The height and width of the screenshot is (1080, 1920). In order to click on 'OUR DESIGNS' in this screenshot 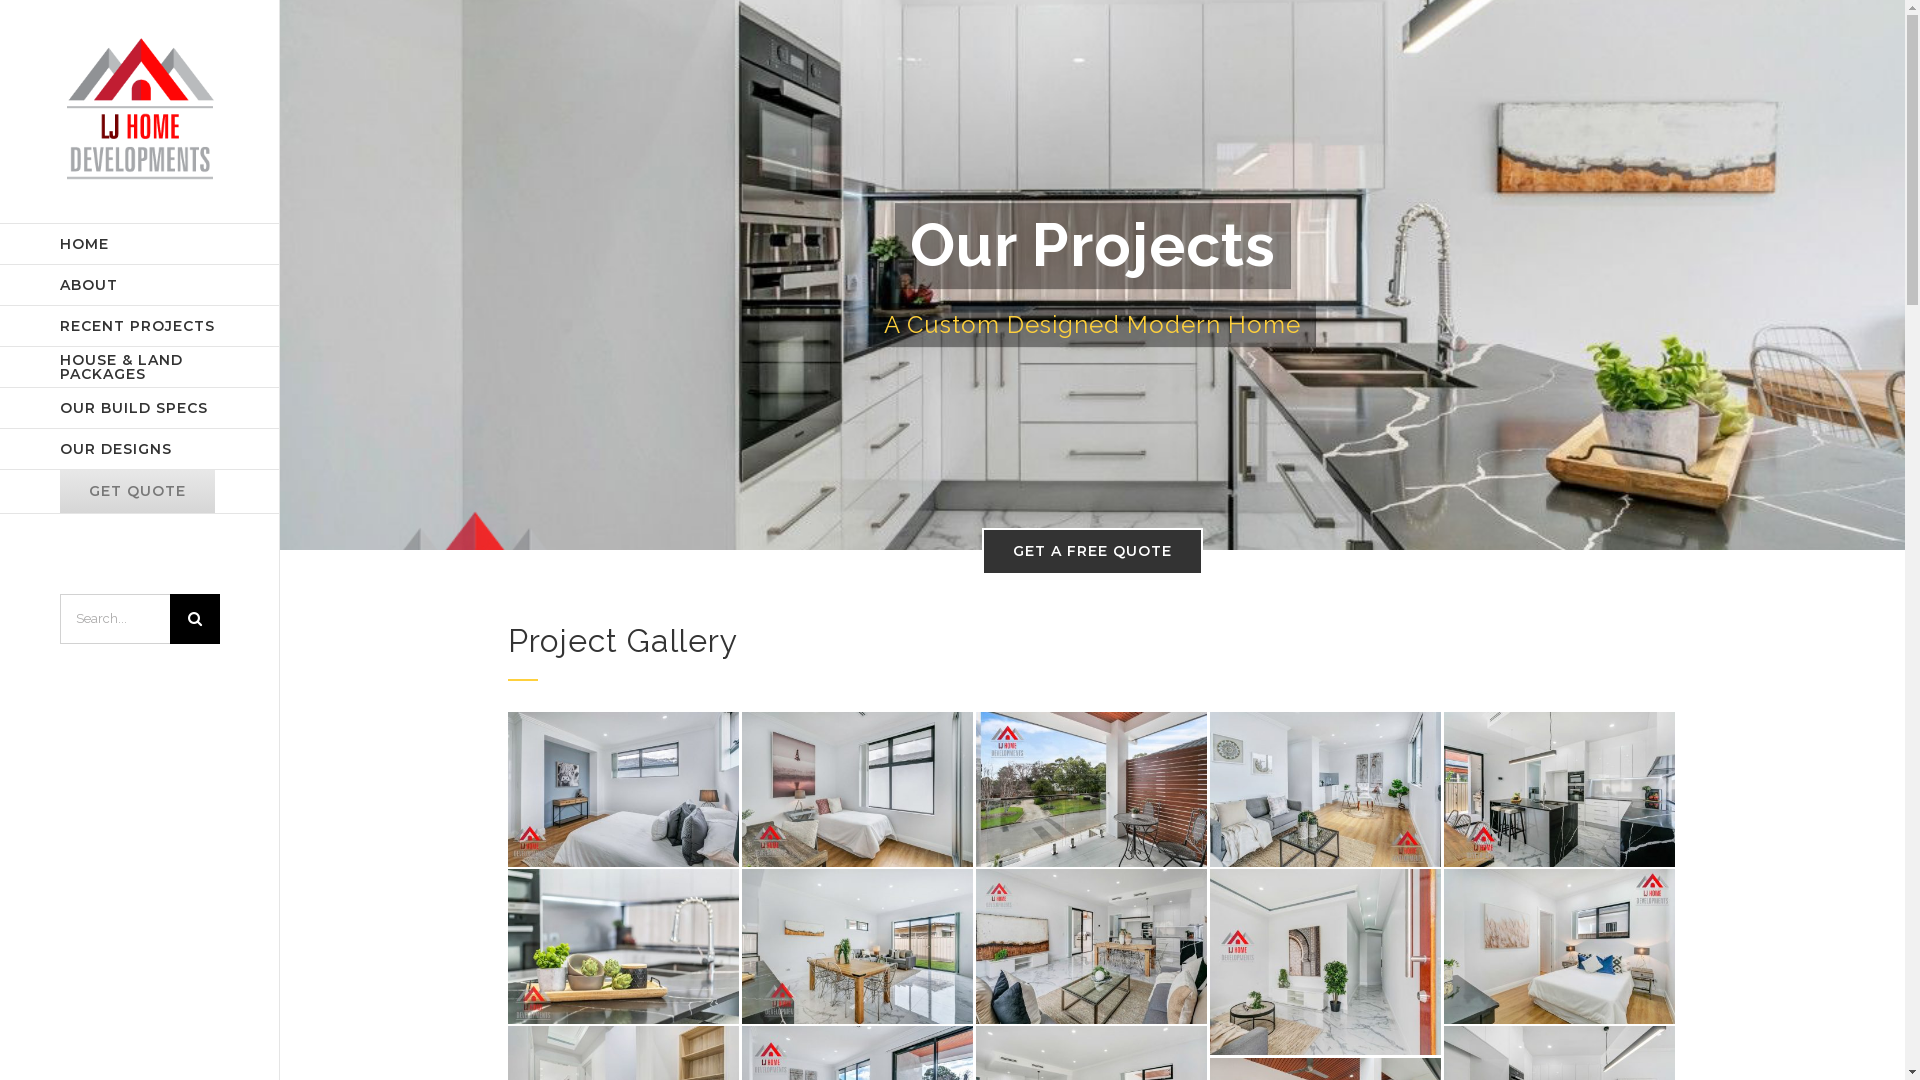, I will do `click(0, 448)`.